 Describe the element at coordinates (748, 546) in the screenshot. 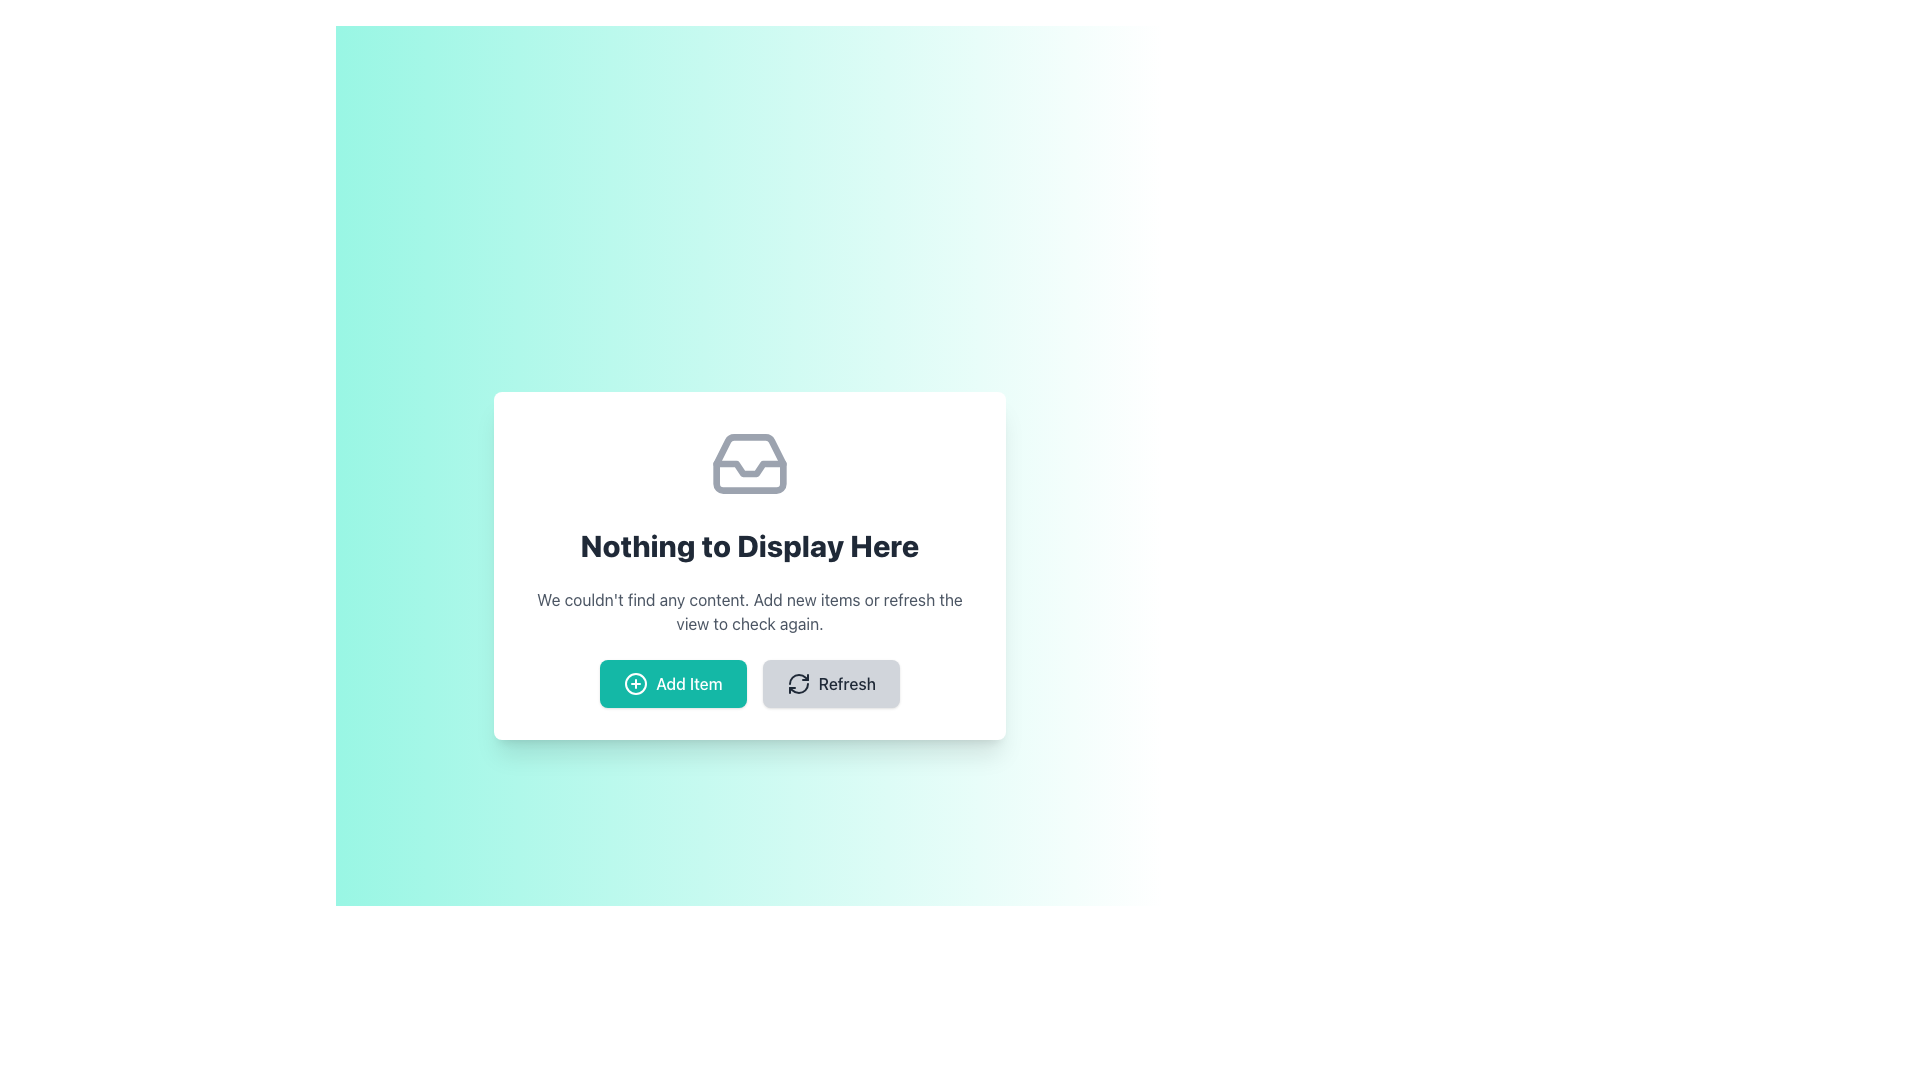

I see `the prominent text label styled in bold, extra-large font with the phrase 'Nothing` at that location.